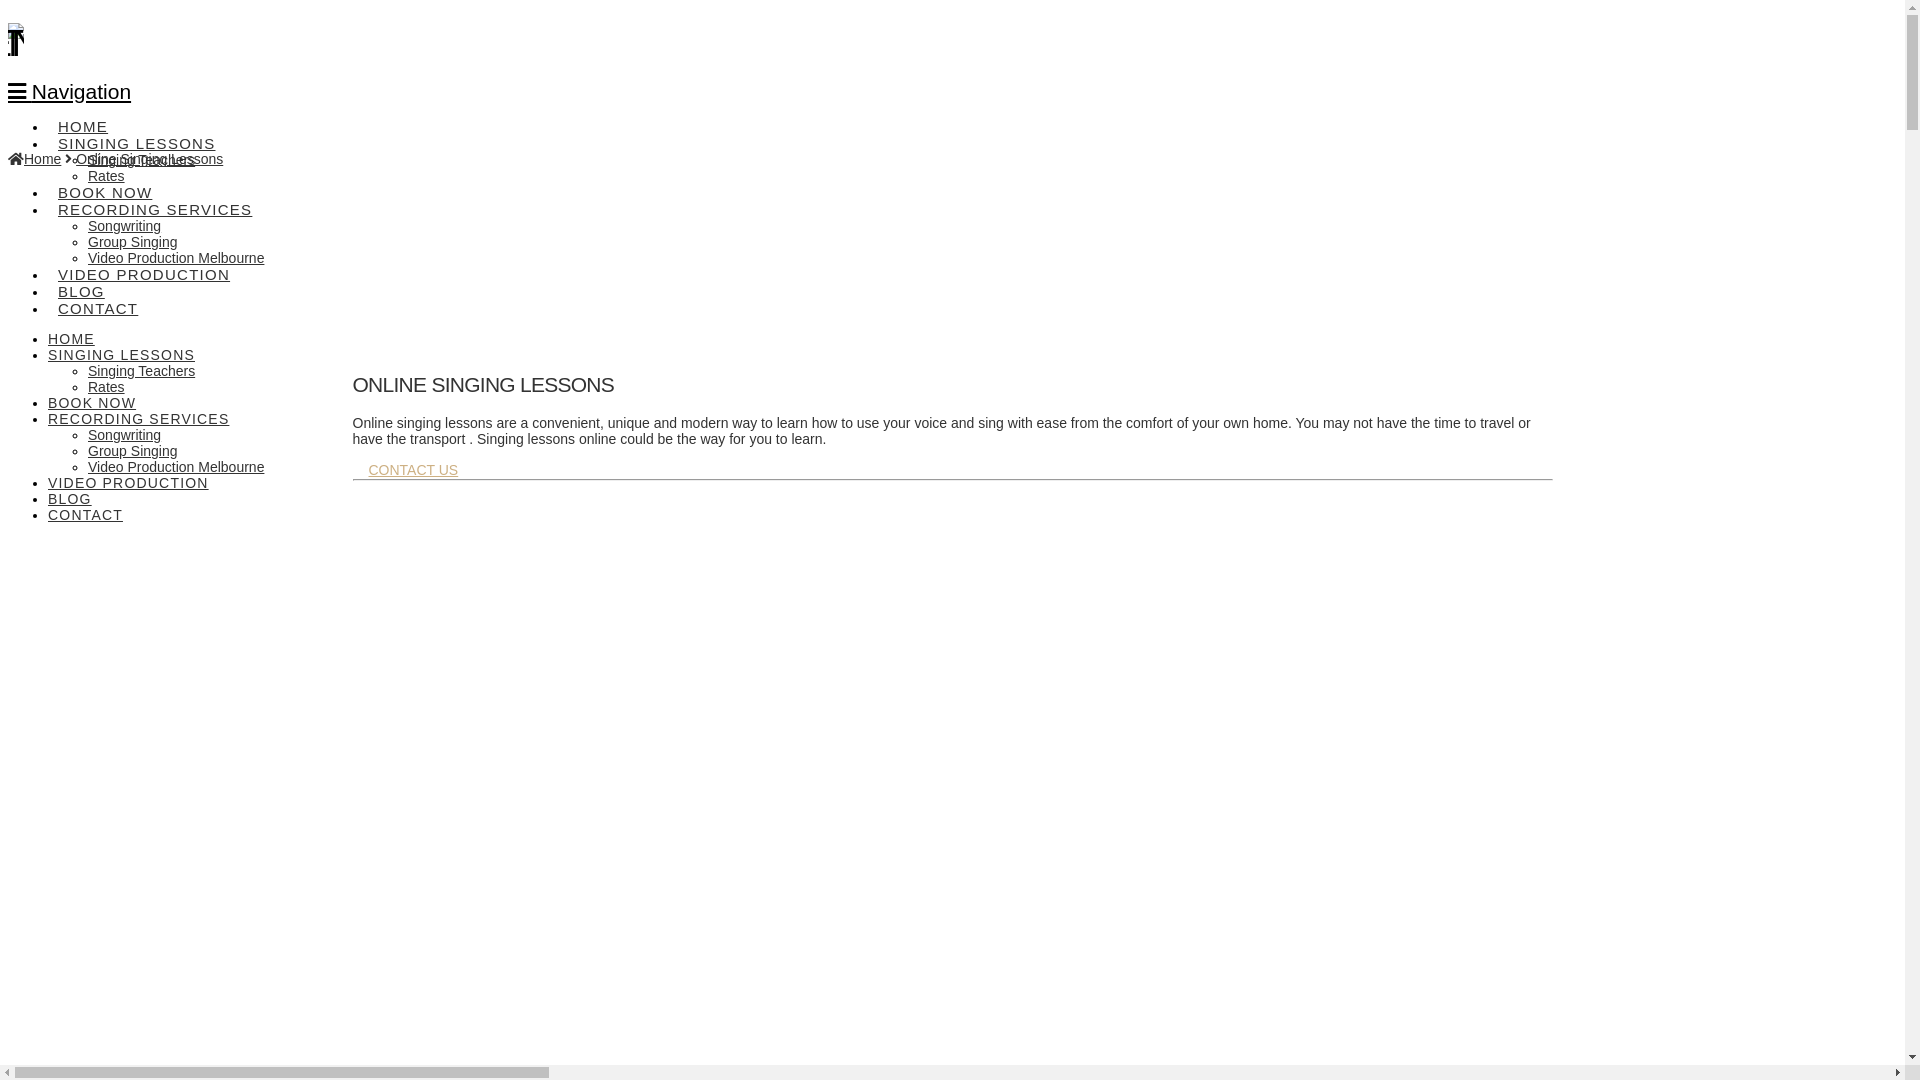  I want to click on 'Rates', so click(105, 175).